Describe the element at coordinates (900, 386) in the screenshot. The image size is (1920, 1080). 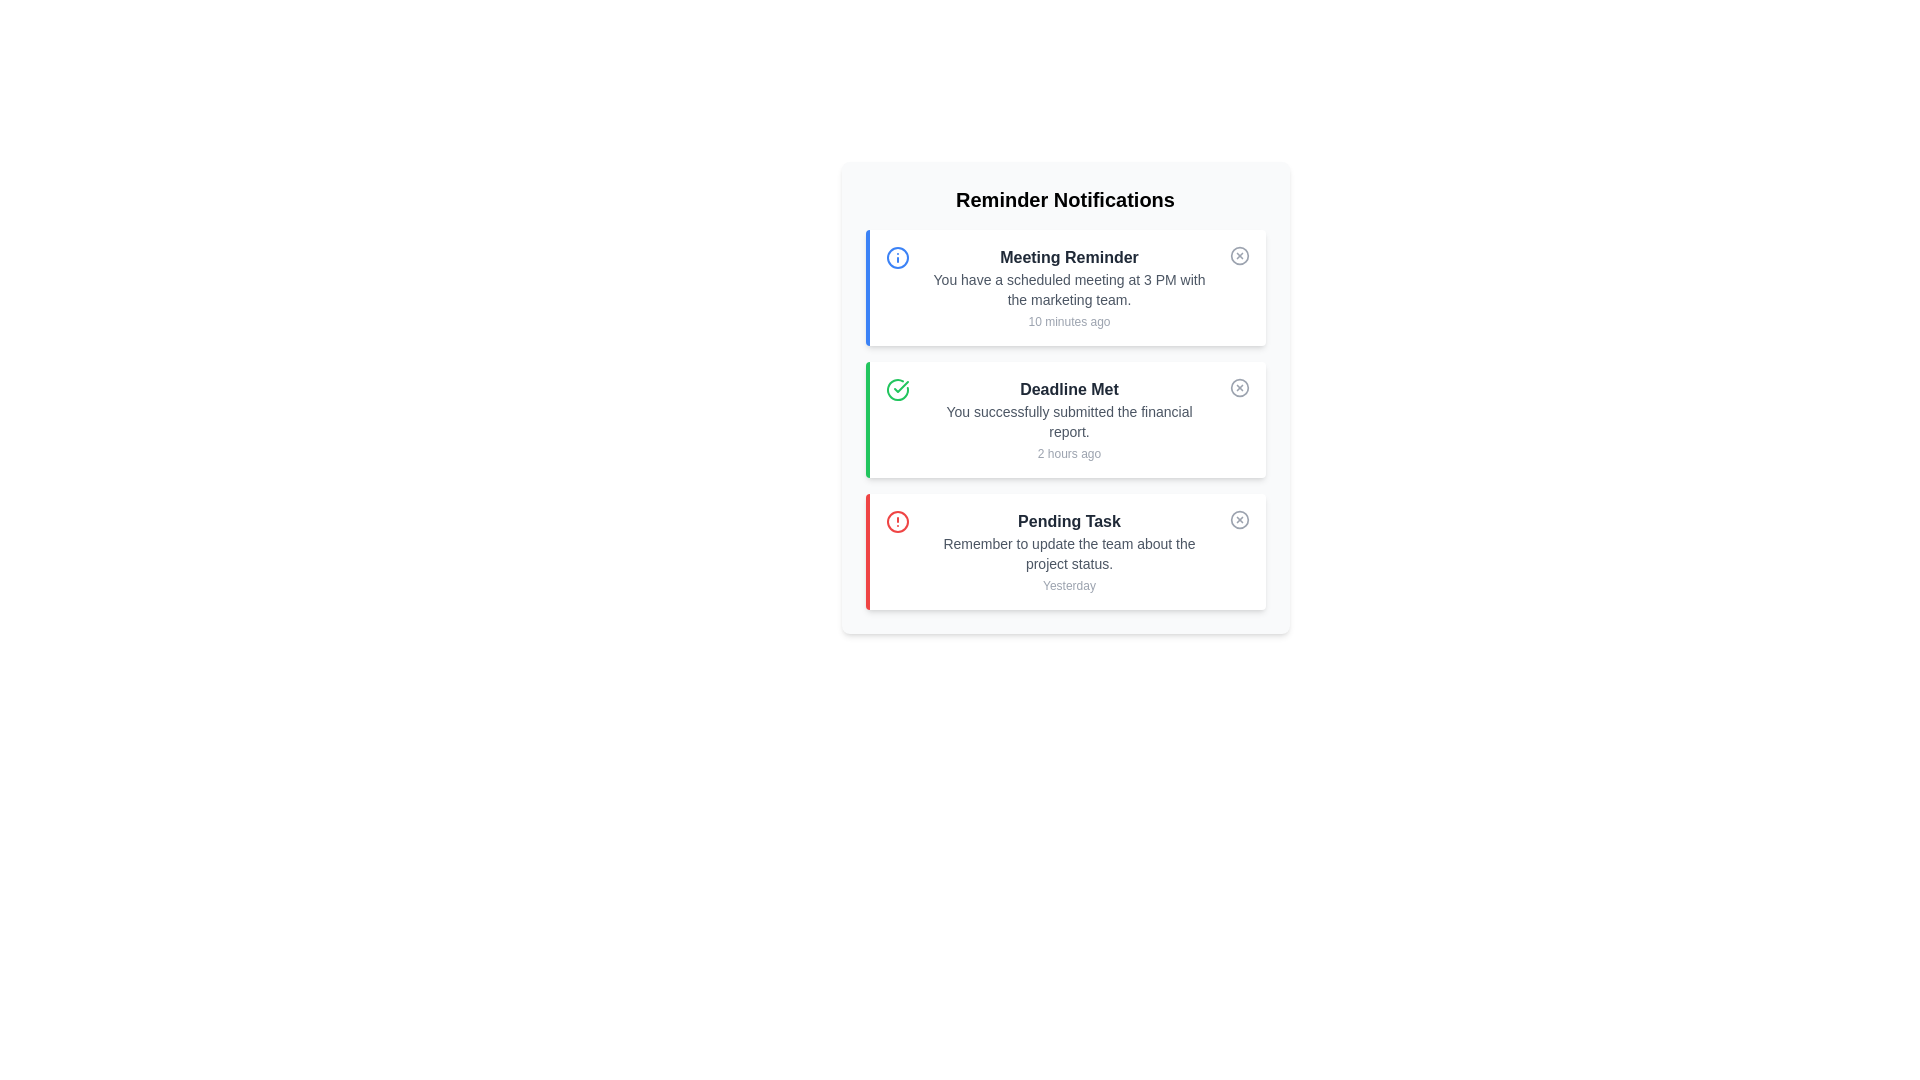
I see `the status conveyed by the notification icon located to the left of the title 'Deadline Met' in the second notification card` at that location.